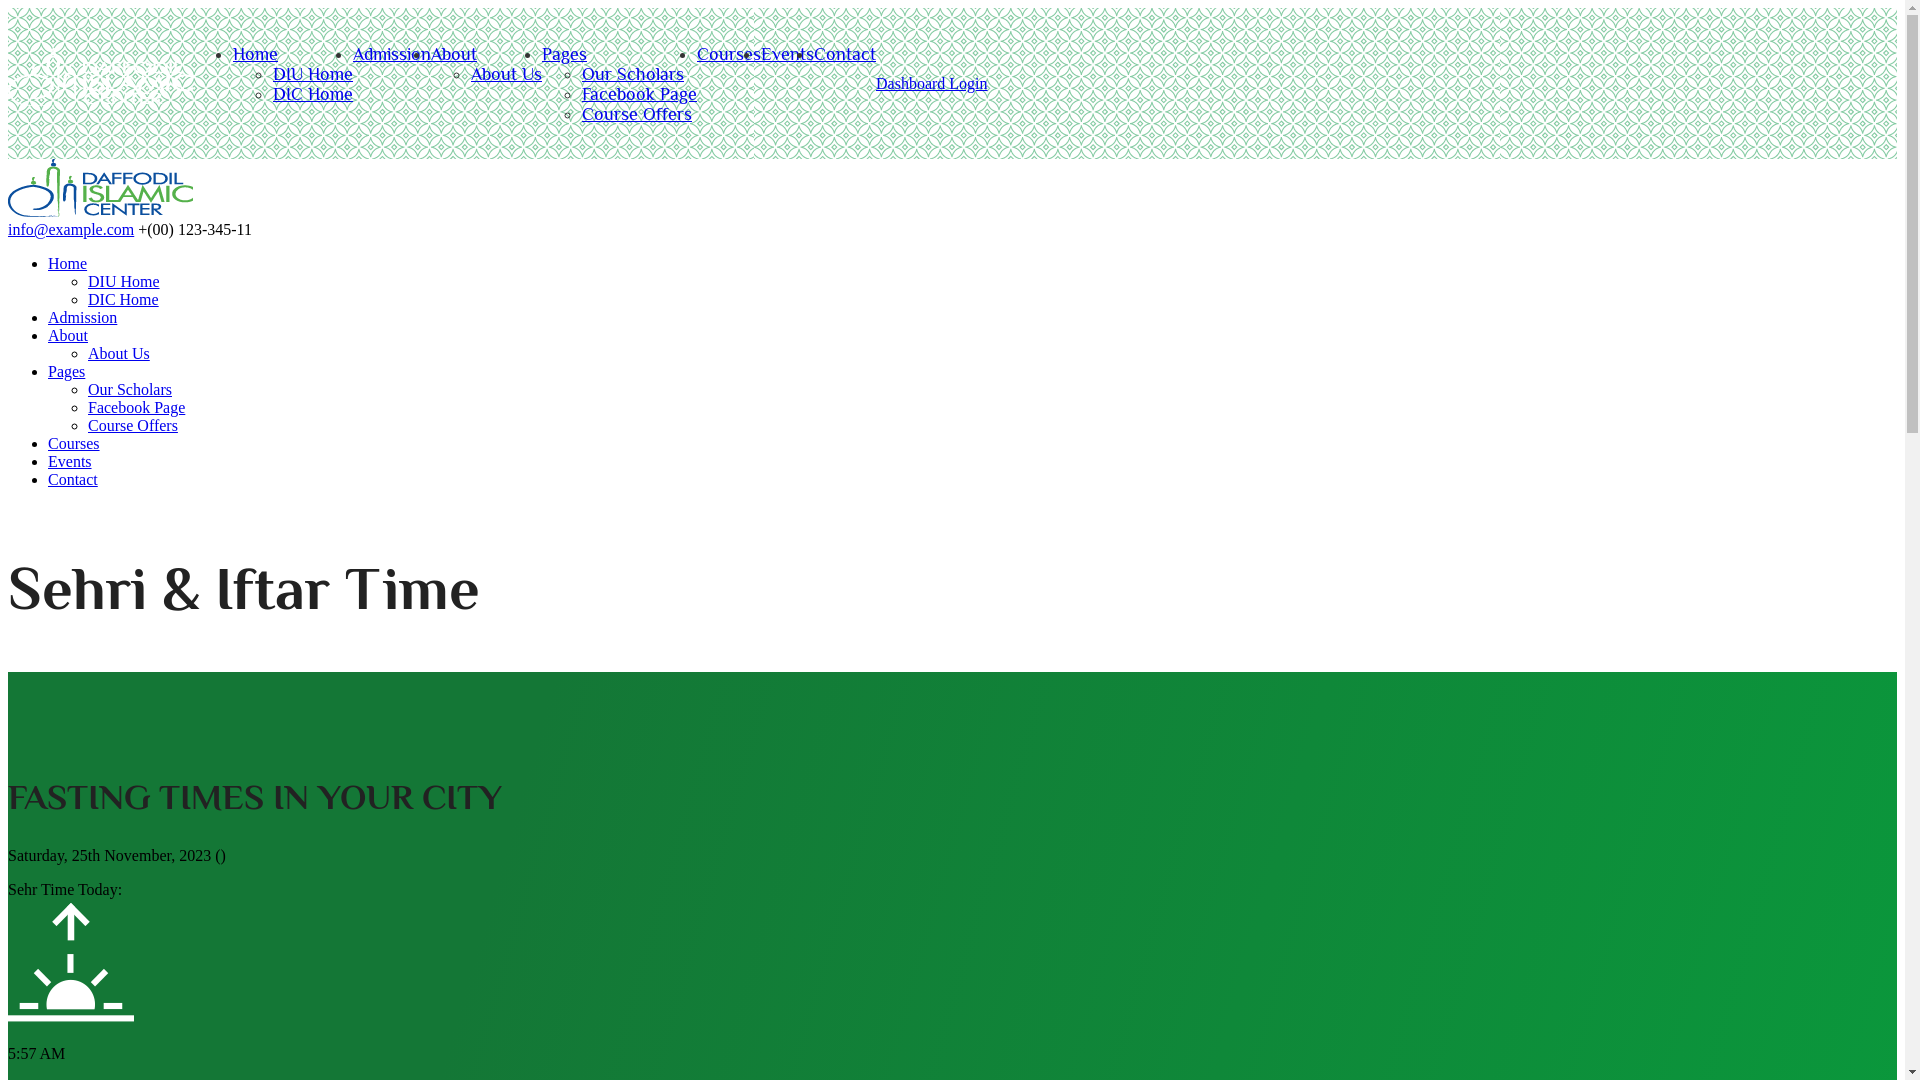 Image resolution: width=1920 pixels, height=1080 pixels. Describe the element at coordinates (638, 93) in the screenshot. I see `'Facebook Page'` at that location.